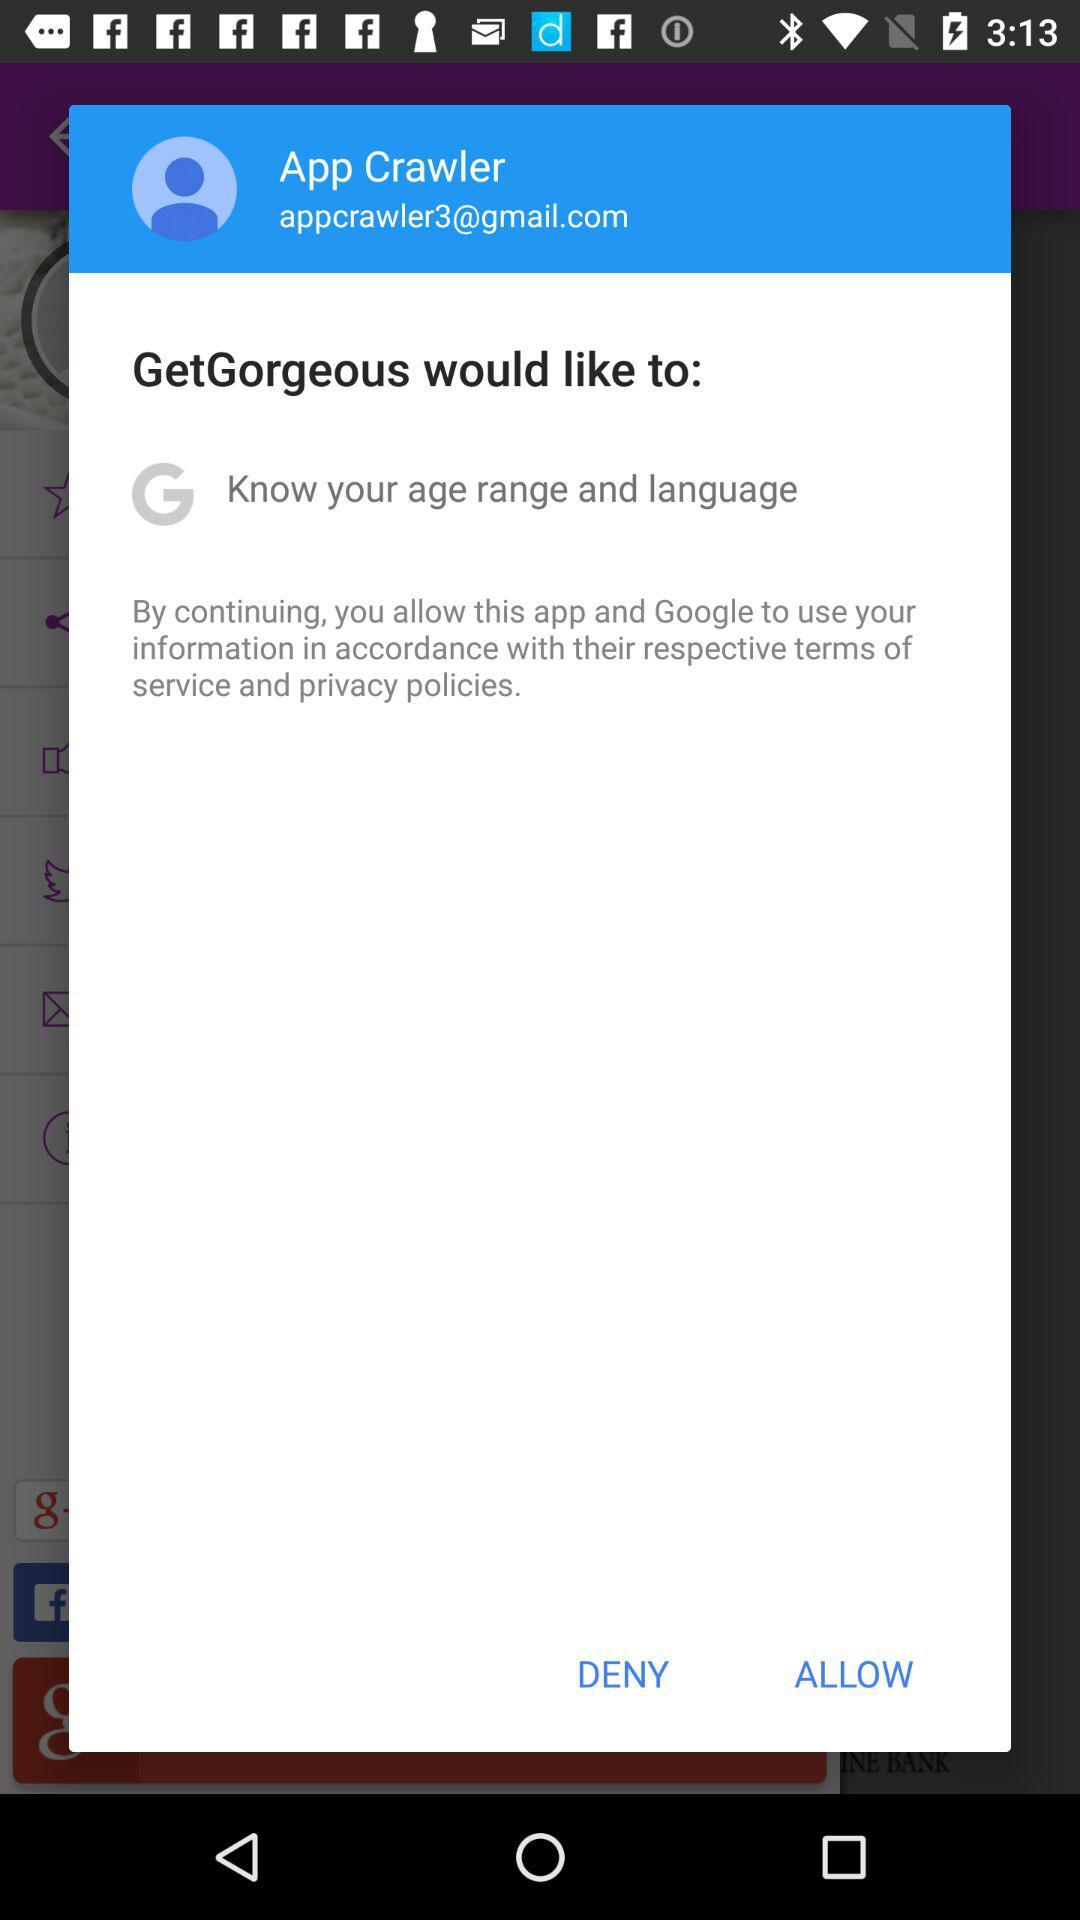  I want to click on the icon below getgorgeous would like, so click(511, 487).